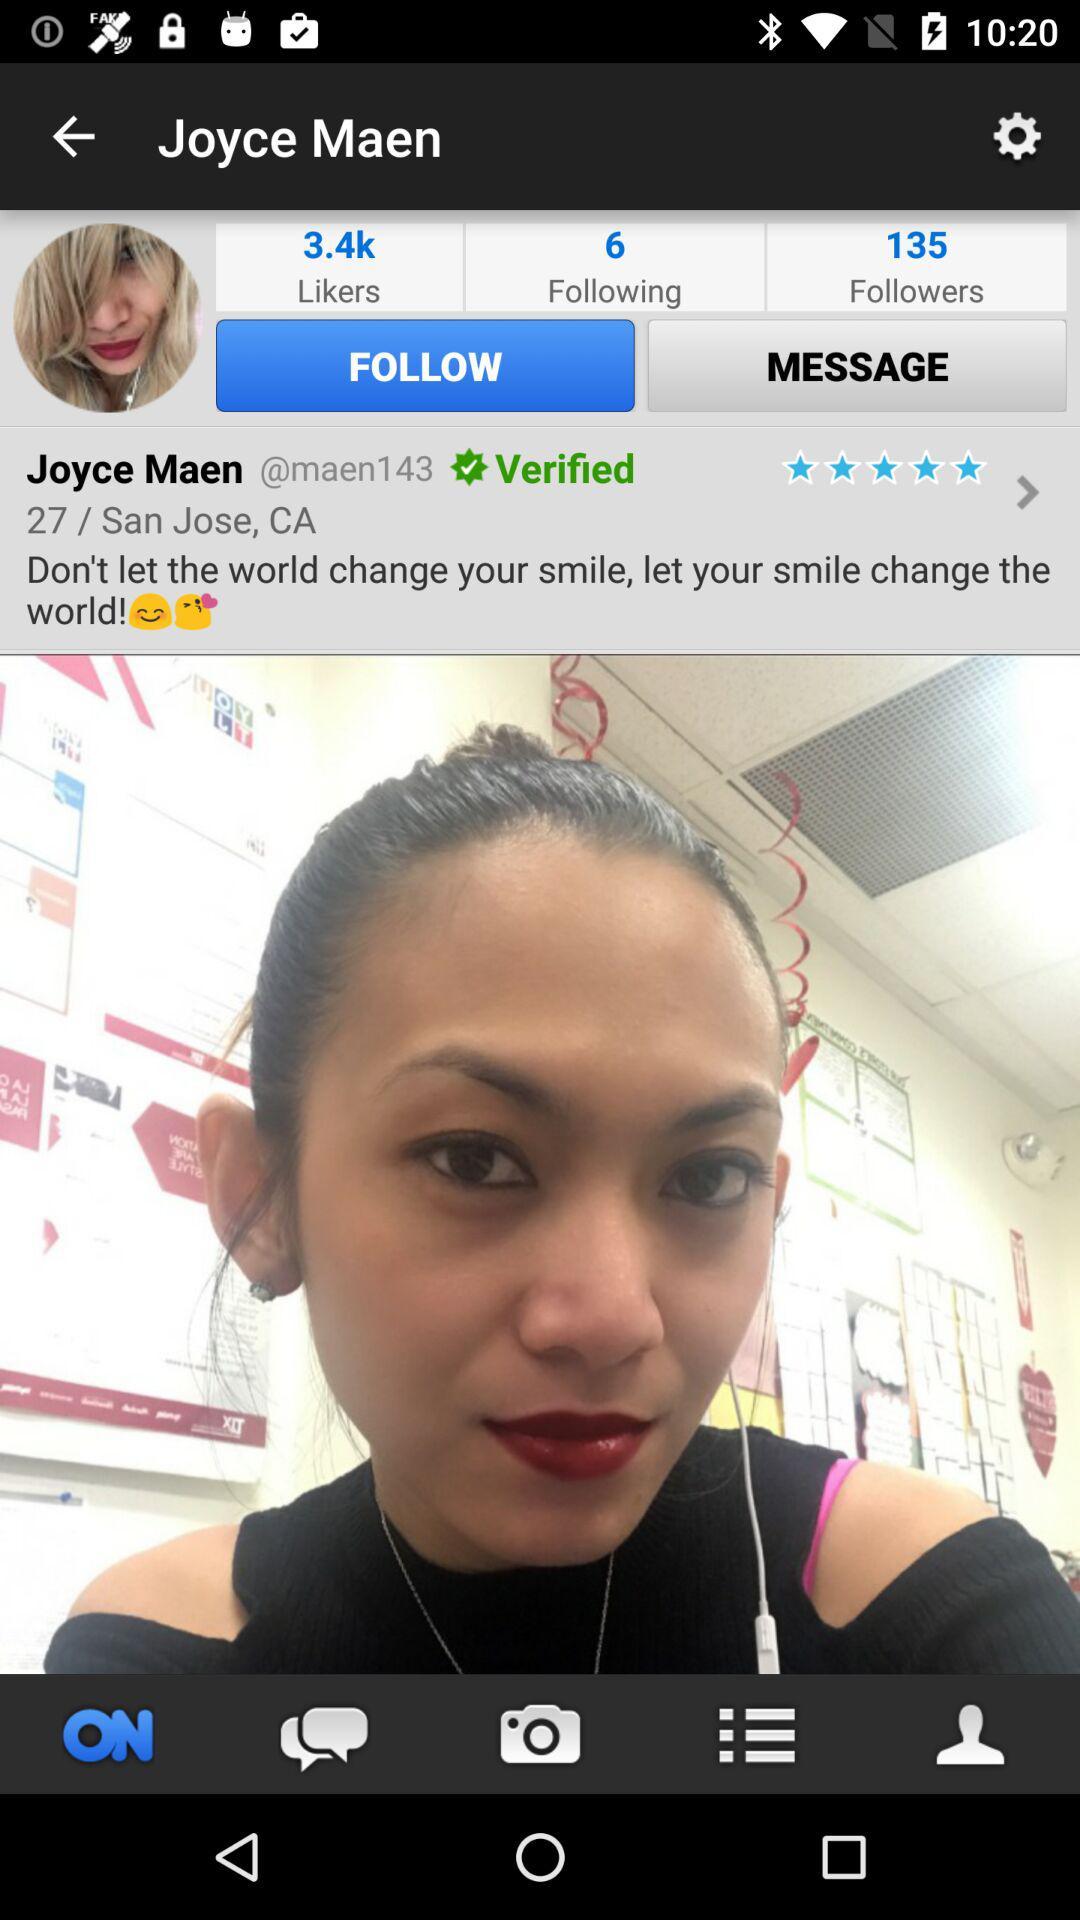 This screenshot has height=1920, width=1080. Describe the element at coordinates (170, 518) in the screenshot. I see `27 san jose item` at that location.